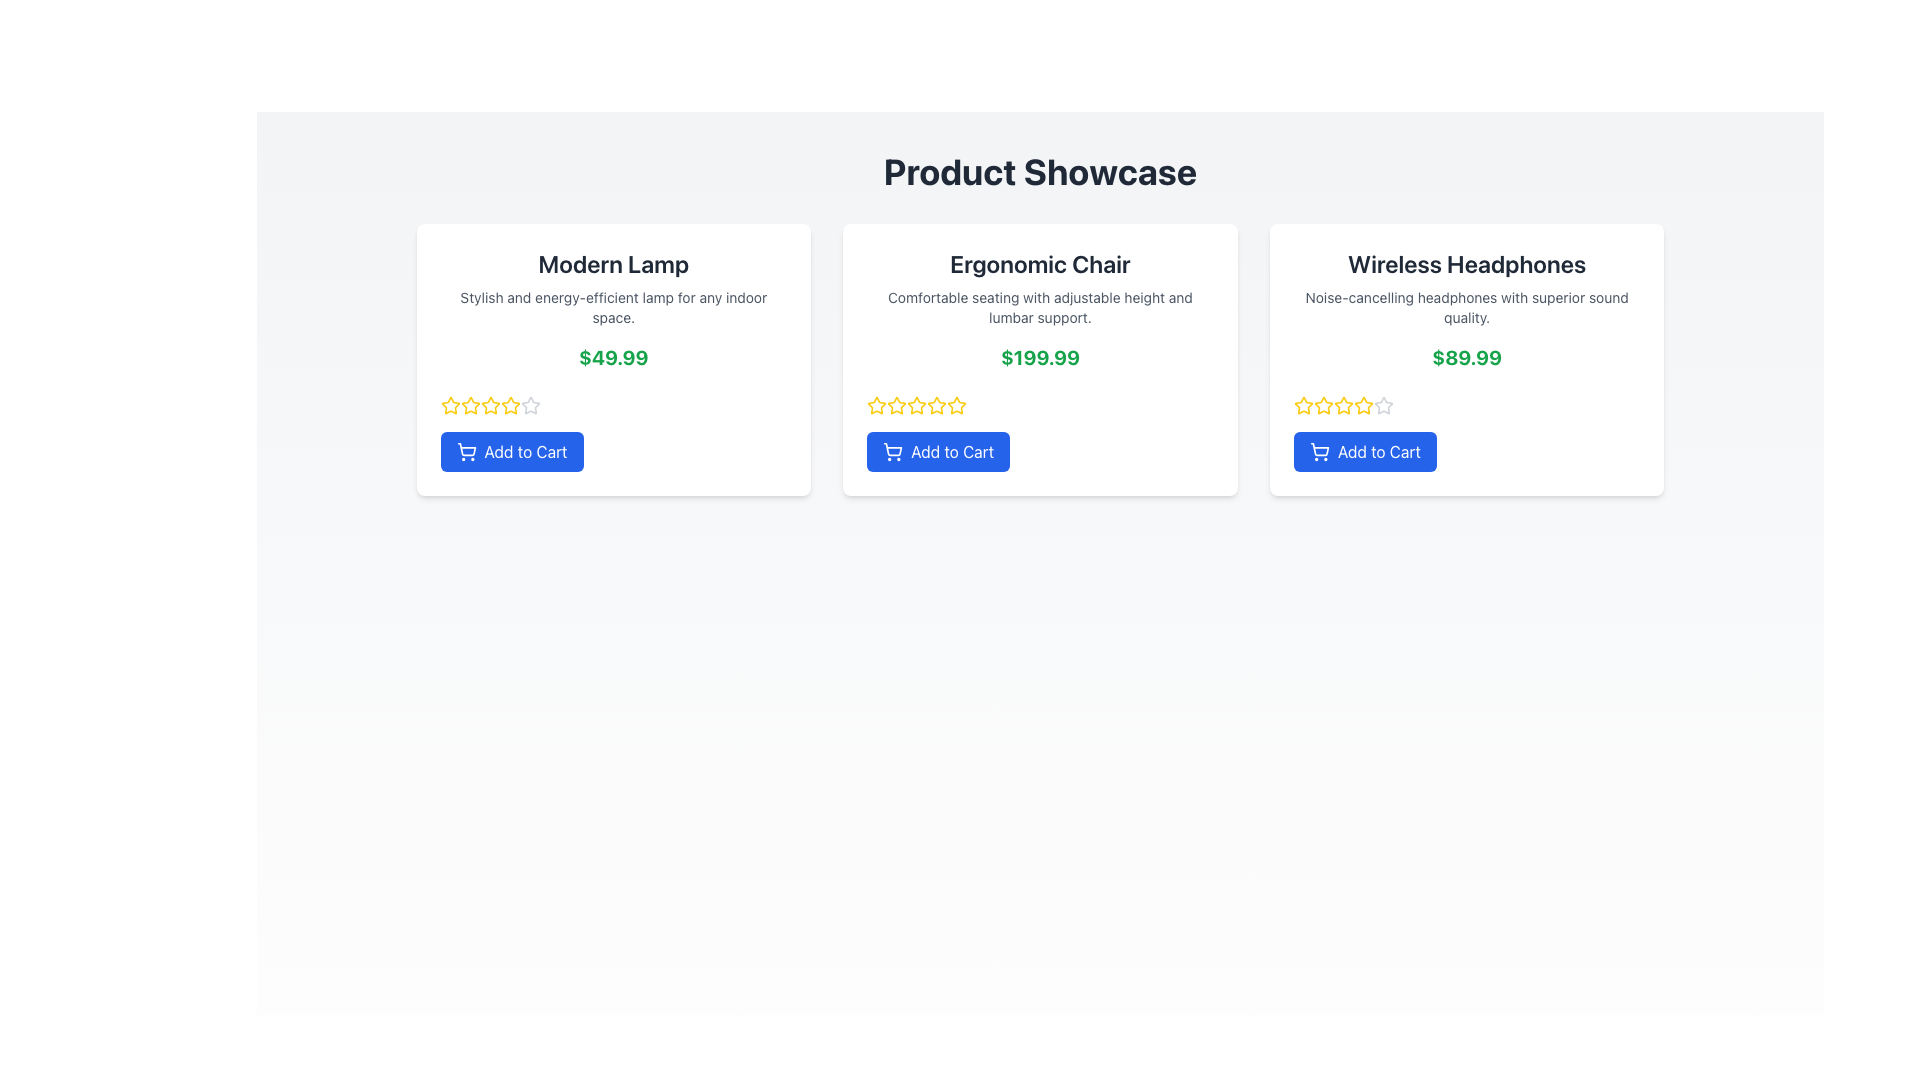  What do you see at coordinates (1467, 405) in the screenshot?
I see `the Rating display (stars) for the Wireless Headphones product, which is positioned below the price and above the Add to Cart button` at bounding box center [1467, 405].